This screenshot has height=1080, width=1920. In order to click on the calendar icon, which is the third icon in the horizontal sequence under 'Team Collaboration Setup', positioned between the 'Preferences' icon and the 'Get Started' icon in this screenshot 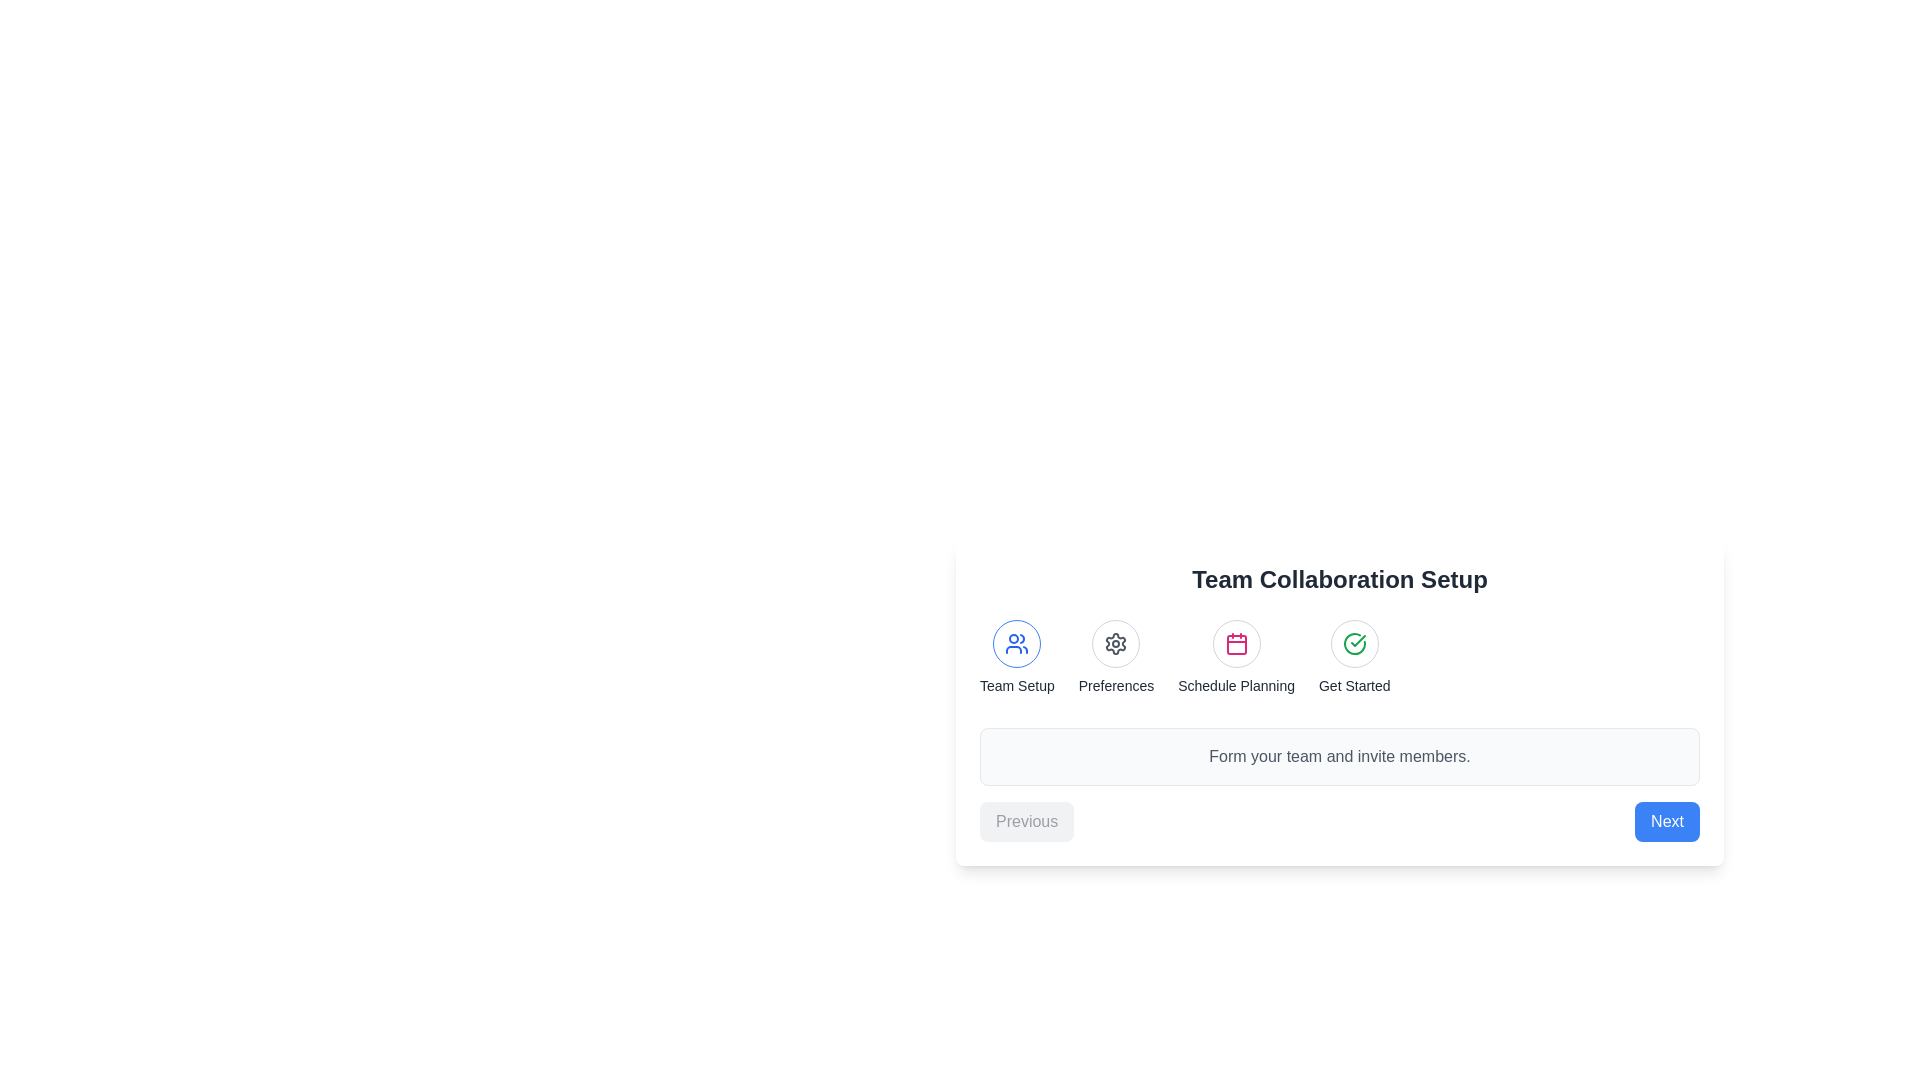, I will do `click(1235, 644)`.